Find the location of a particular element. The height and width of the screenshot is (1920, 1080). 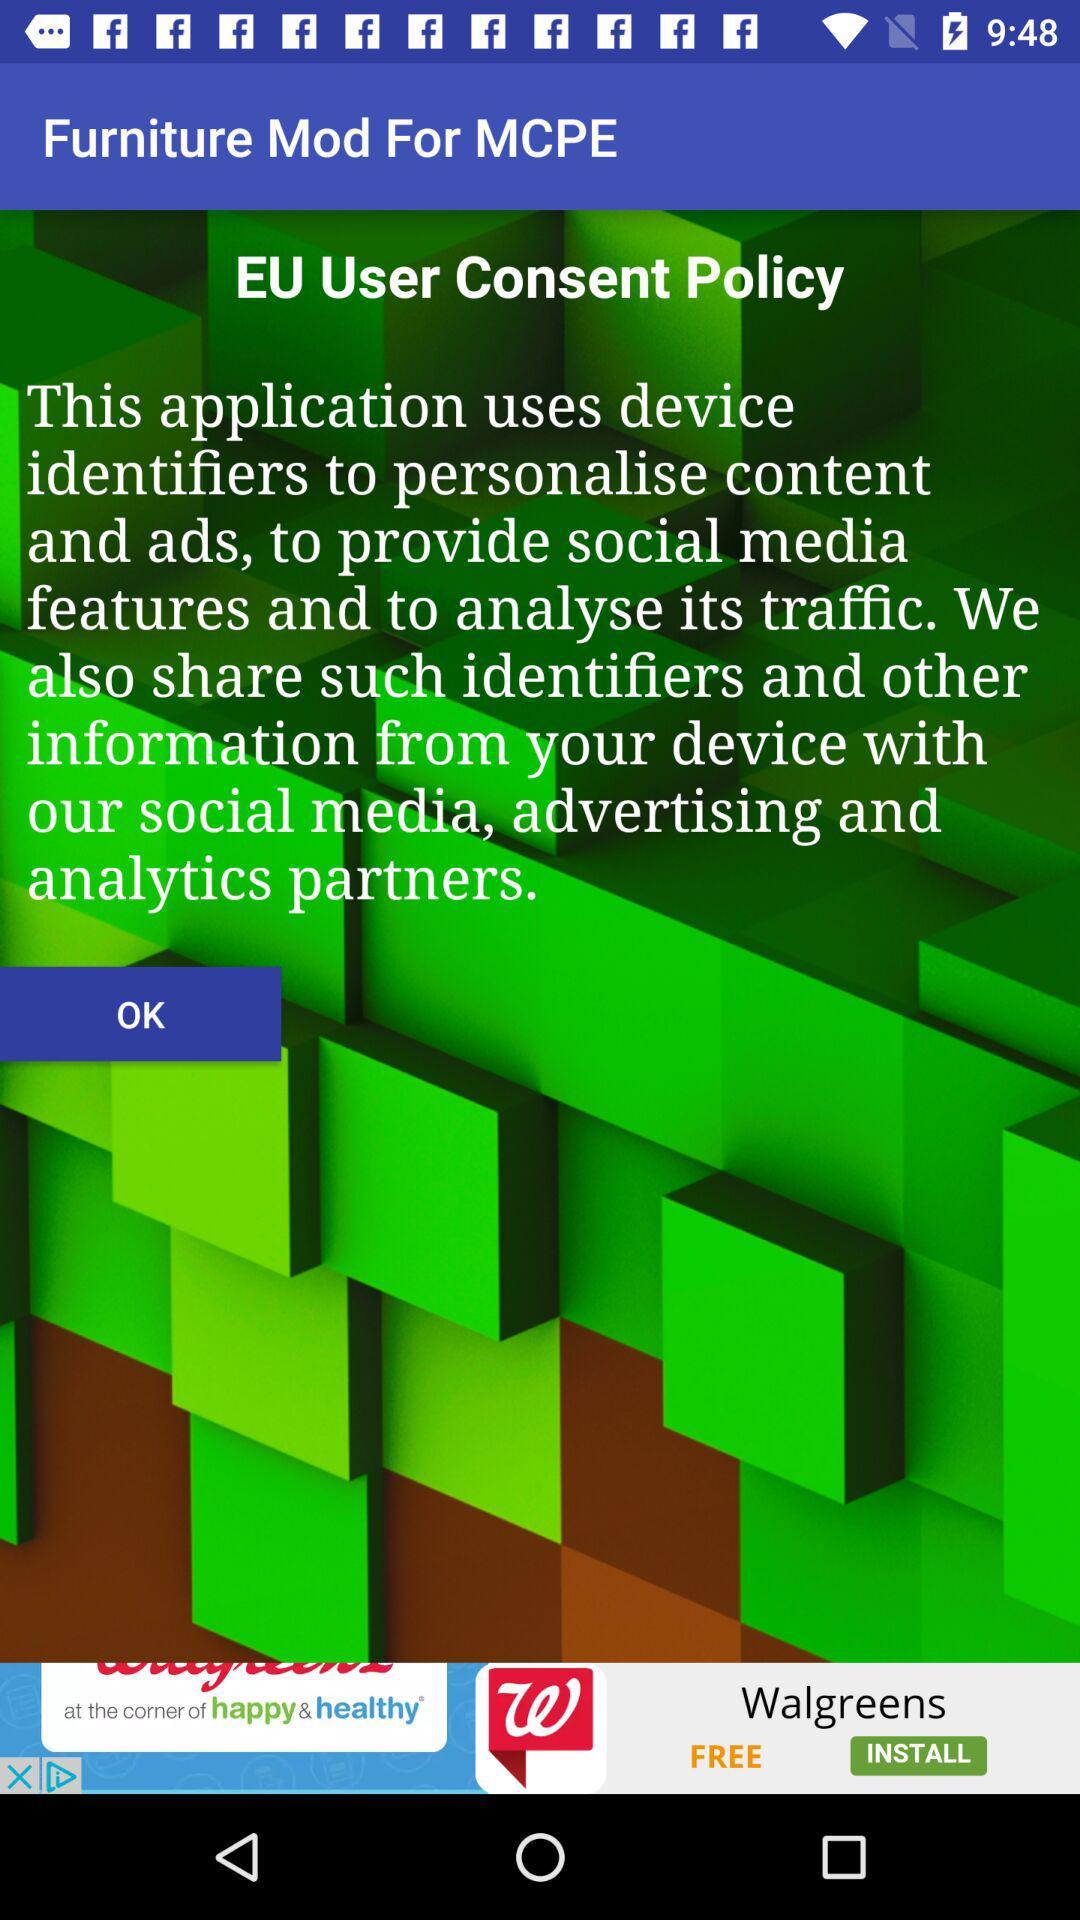

install sponsored app is located at coordinates (540, 1727).